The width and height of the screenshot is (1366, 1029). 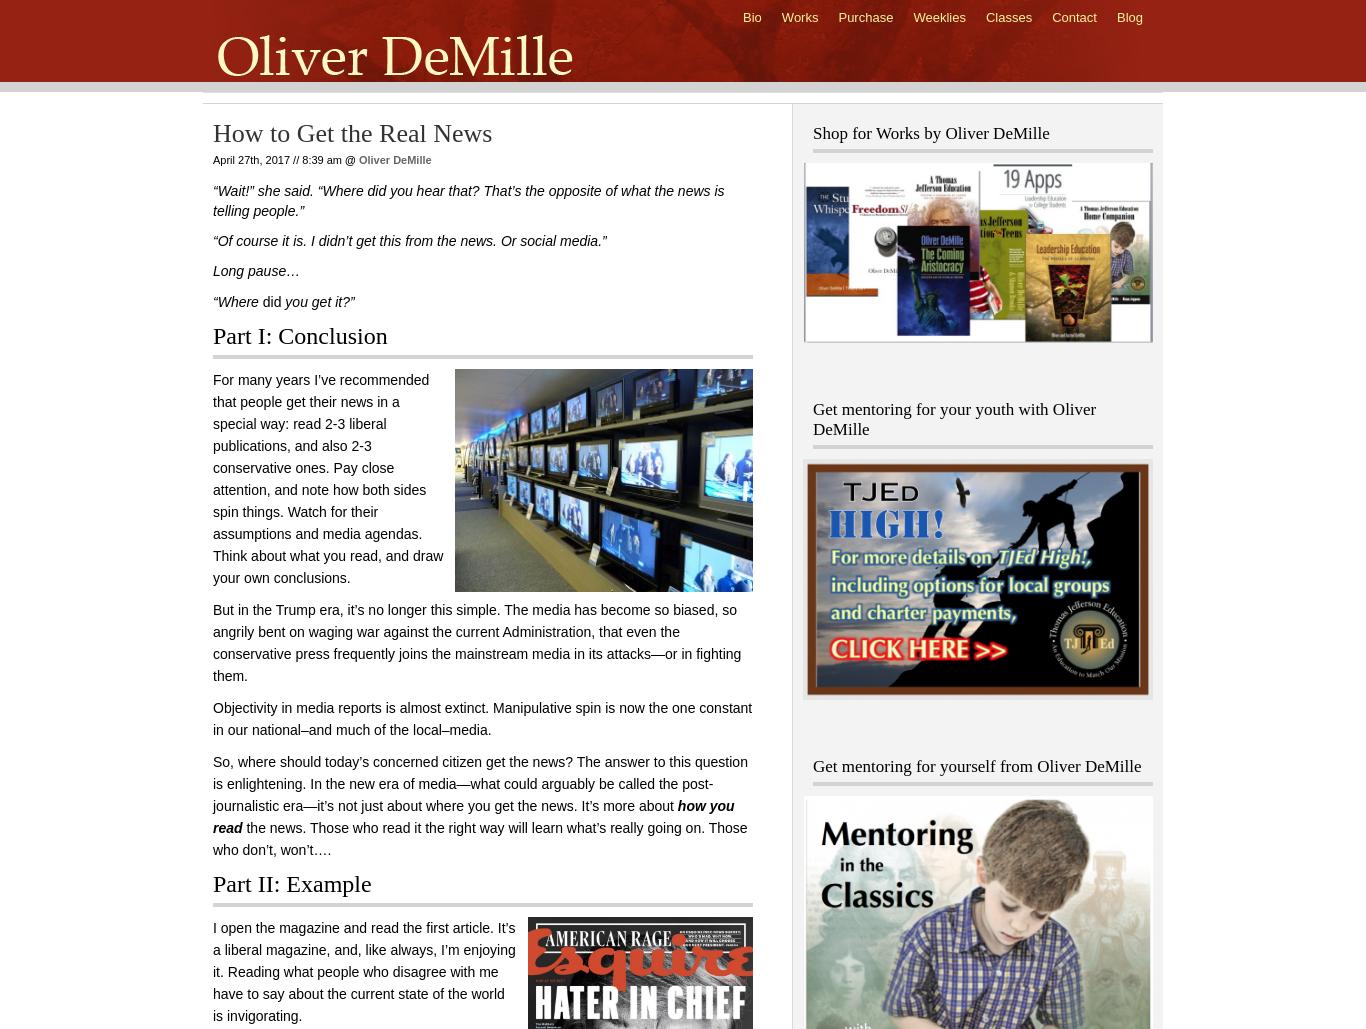 I want to click on 'How to Get the Real News', so click(x=351, y=132).